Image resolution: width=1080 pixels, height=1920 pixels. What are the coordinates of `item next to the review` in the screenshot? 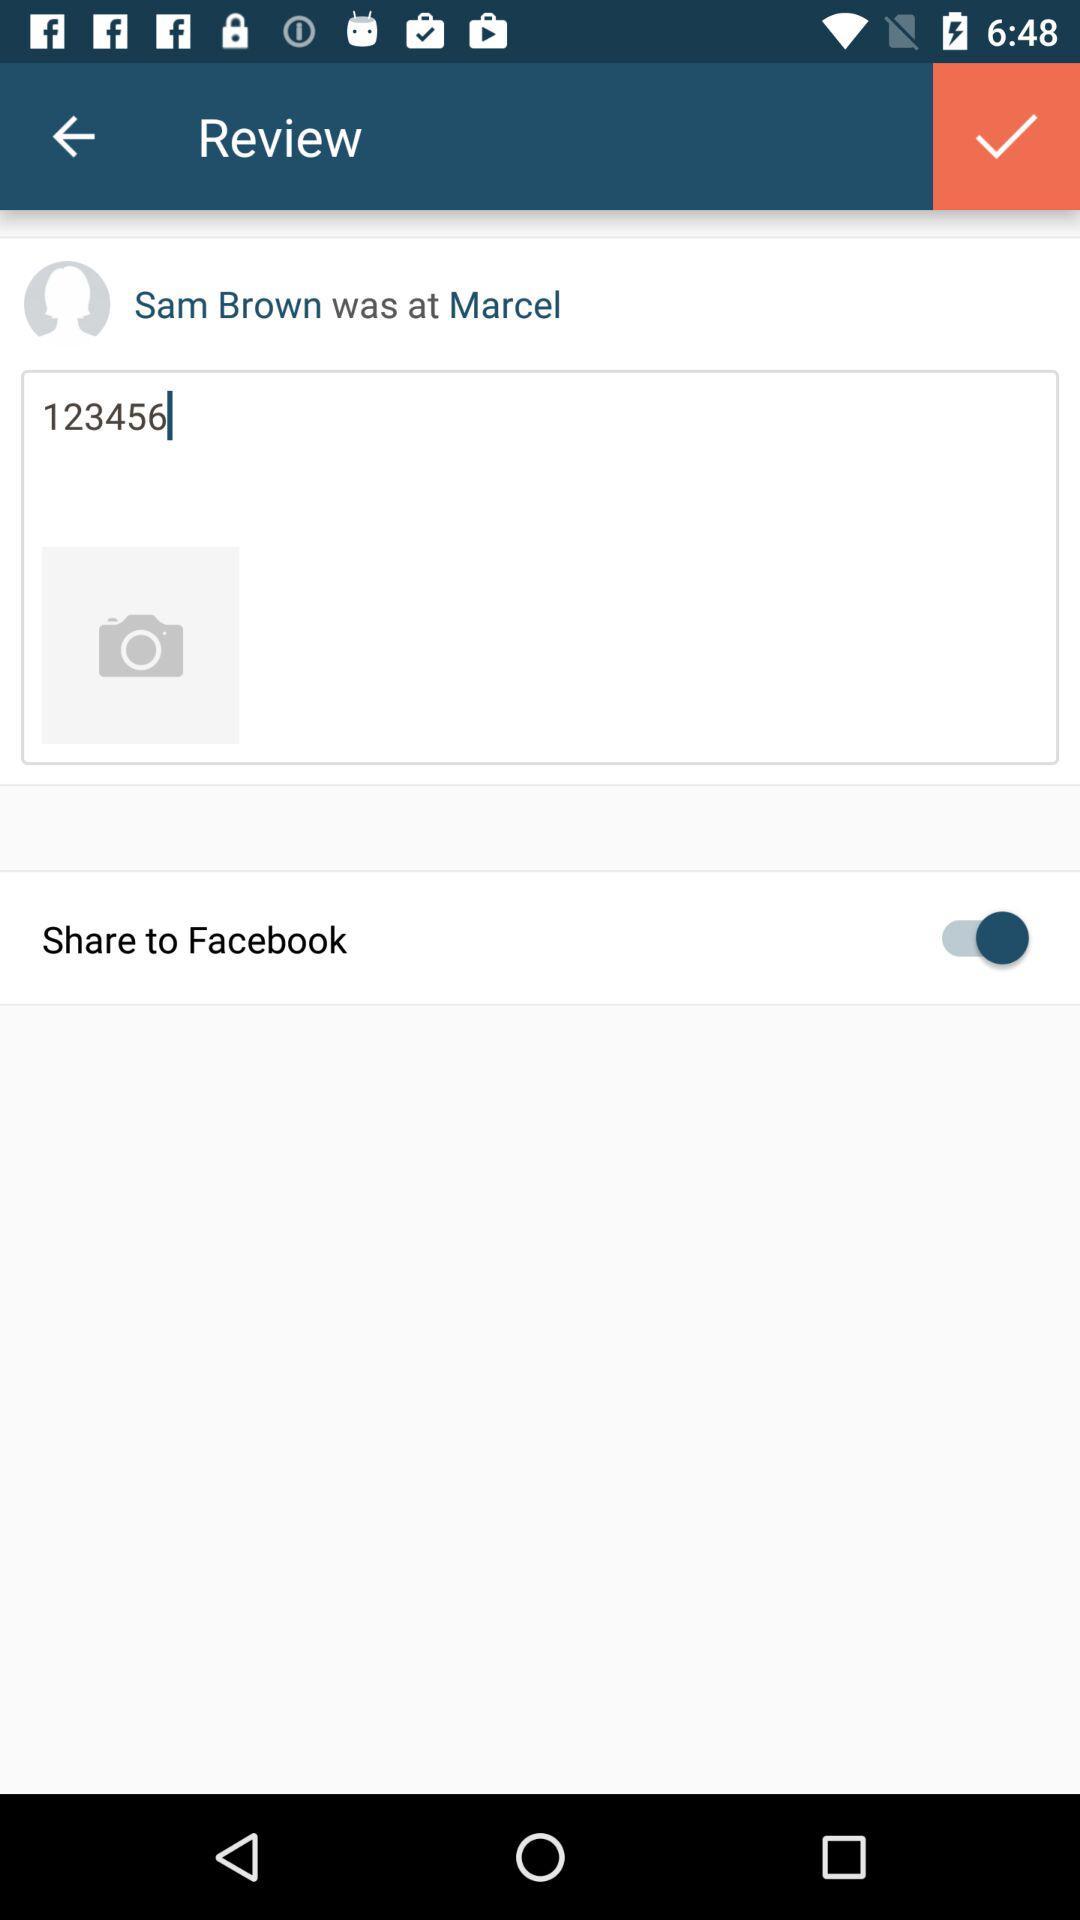 It's located at (1006, 135).